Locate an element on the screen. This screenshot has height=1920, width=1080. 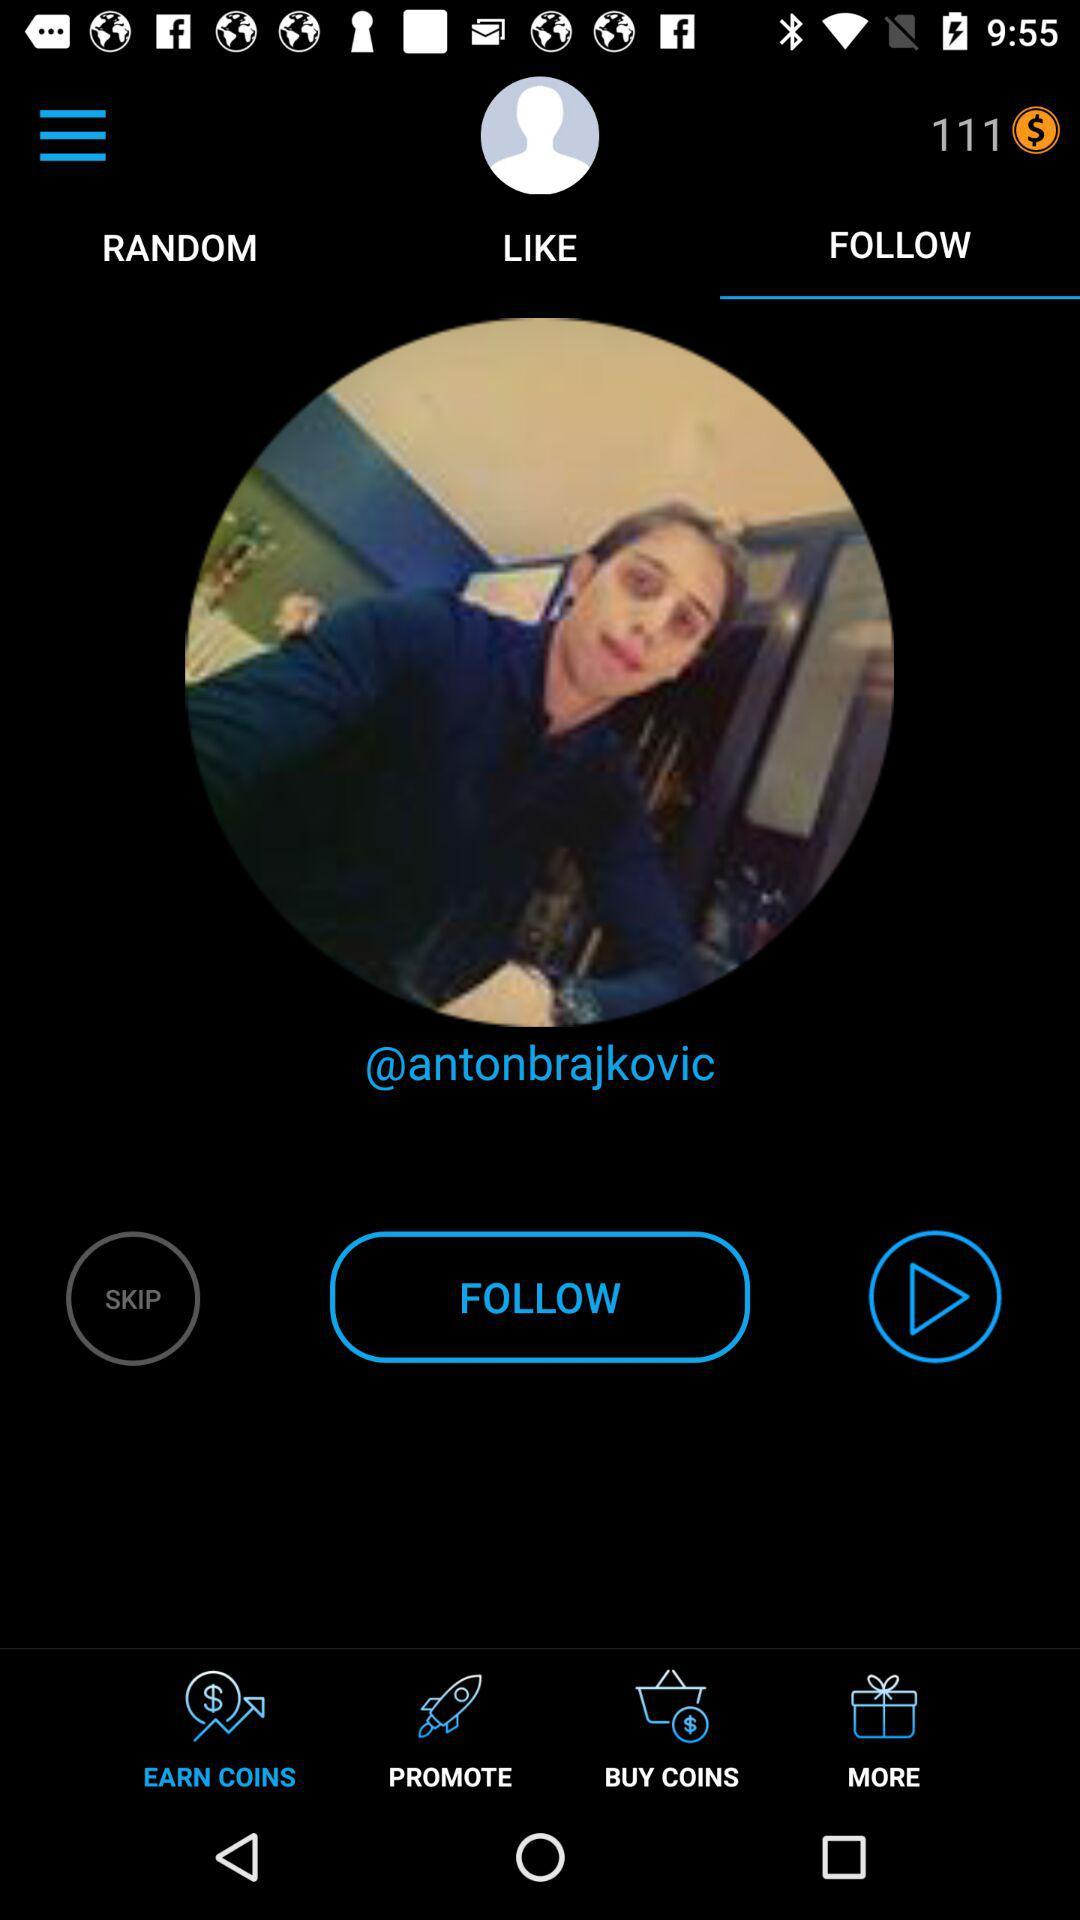
play icon at the bottom is located at coordinates (935, 1296).